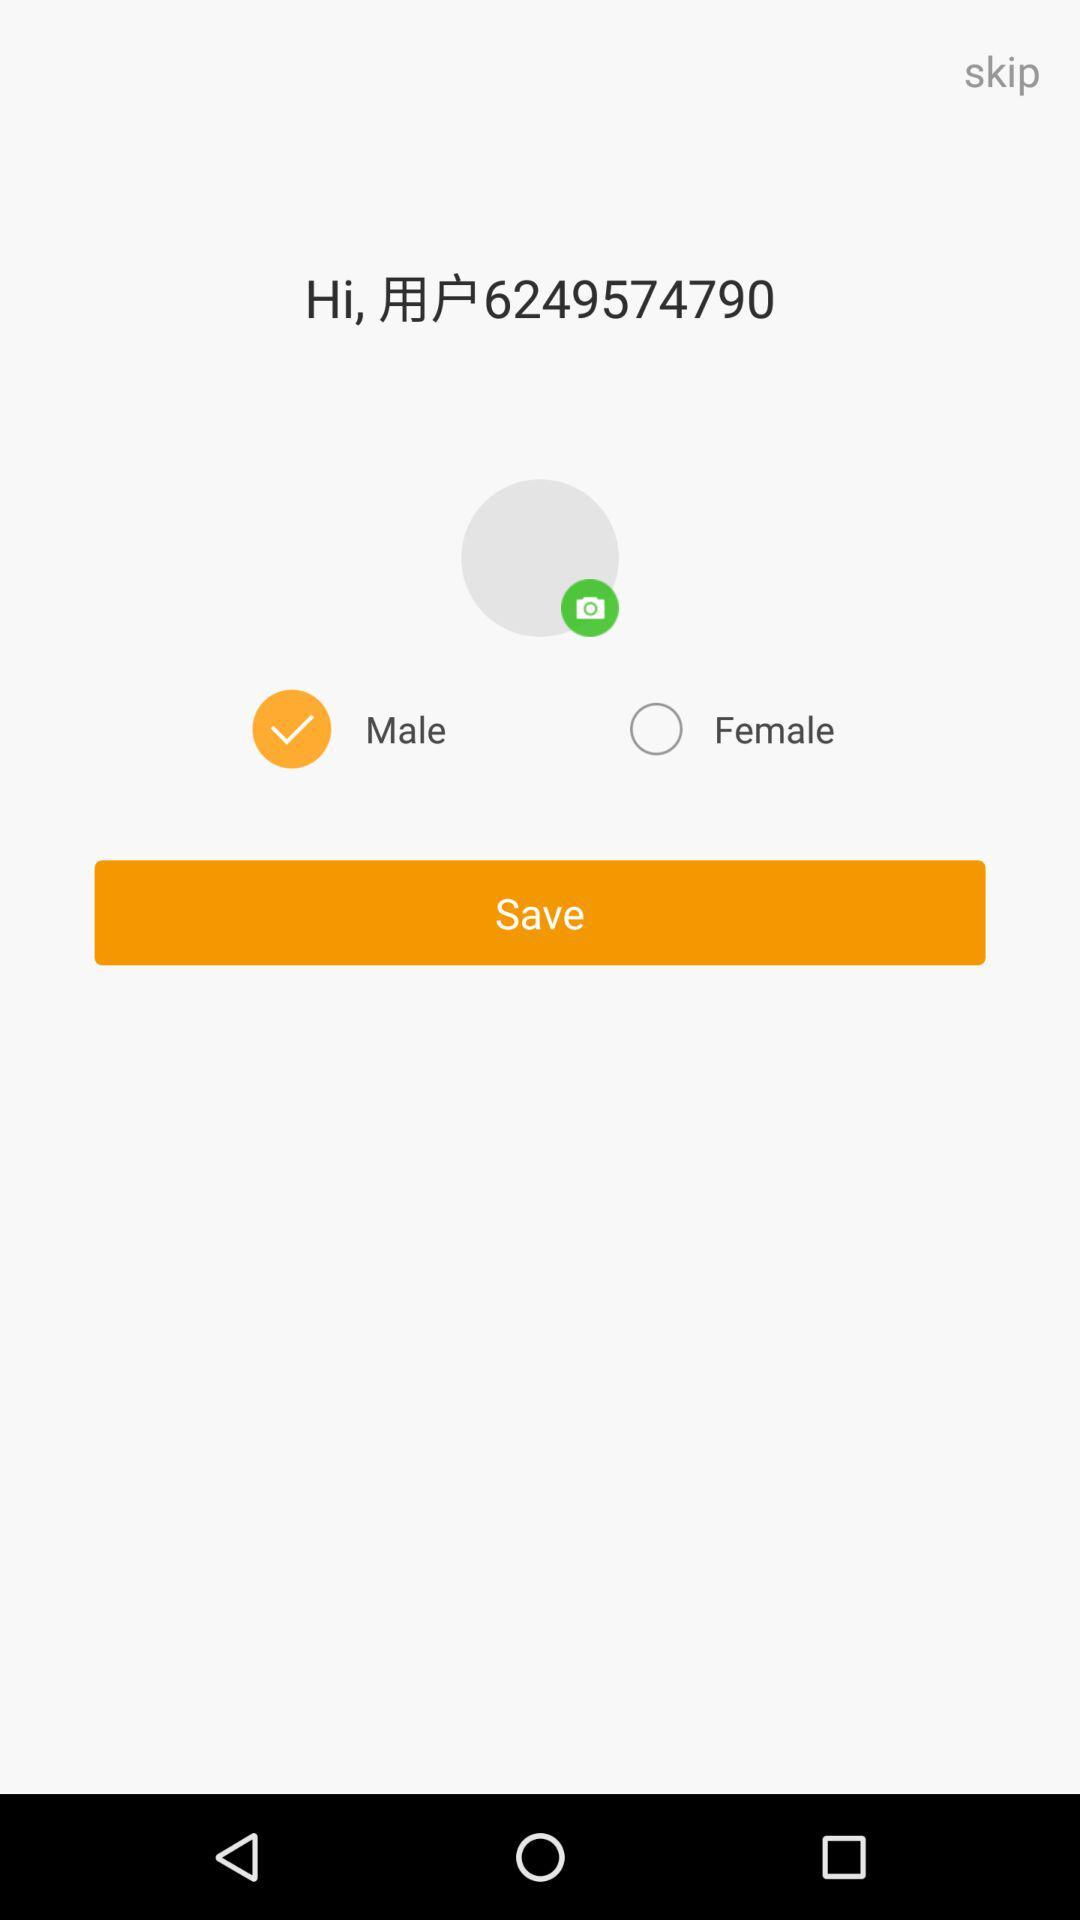  Describe the element at coordinates (540, 911) in the screenshot. I see `the icon below the male` at that location.